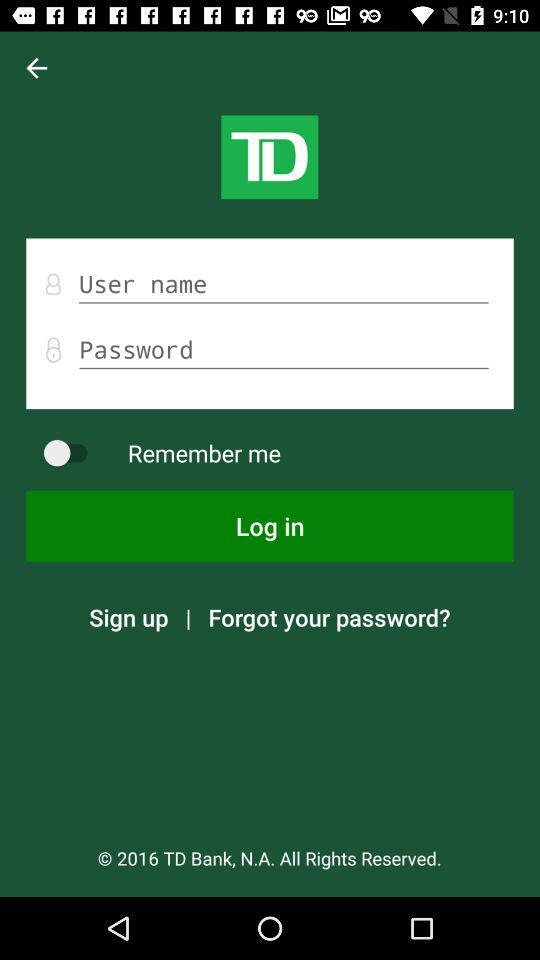 The height and width of the screenshot is (960, 540). What do you see at coordinates (128, 616) in the screenshot?
I see `the sign up item` at bounding box center [128, 616].